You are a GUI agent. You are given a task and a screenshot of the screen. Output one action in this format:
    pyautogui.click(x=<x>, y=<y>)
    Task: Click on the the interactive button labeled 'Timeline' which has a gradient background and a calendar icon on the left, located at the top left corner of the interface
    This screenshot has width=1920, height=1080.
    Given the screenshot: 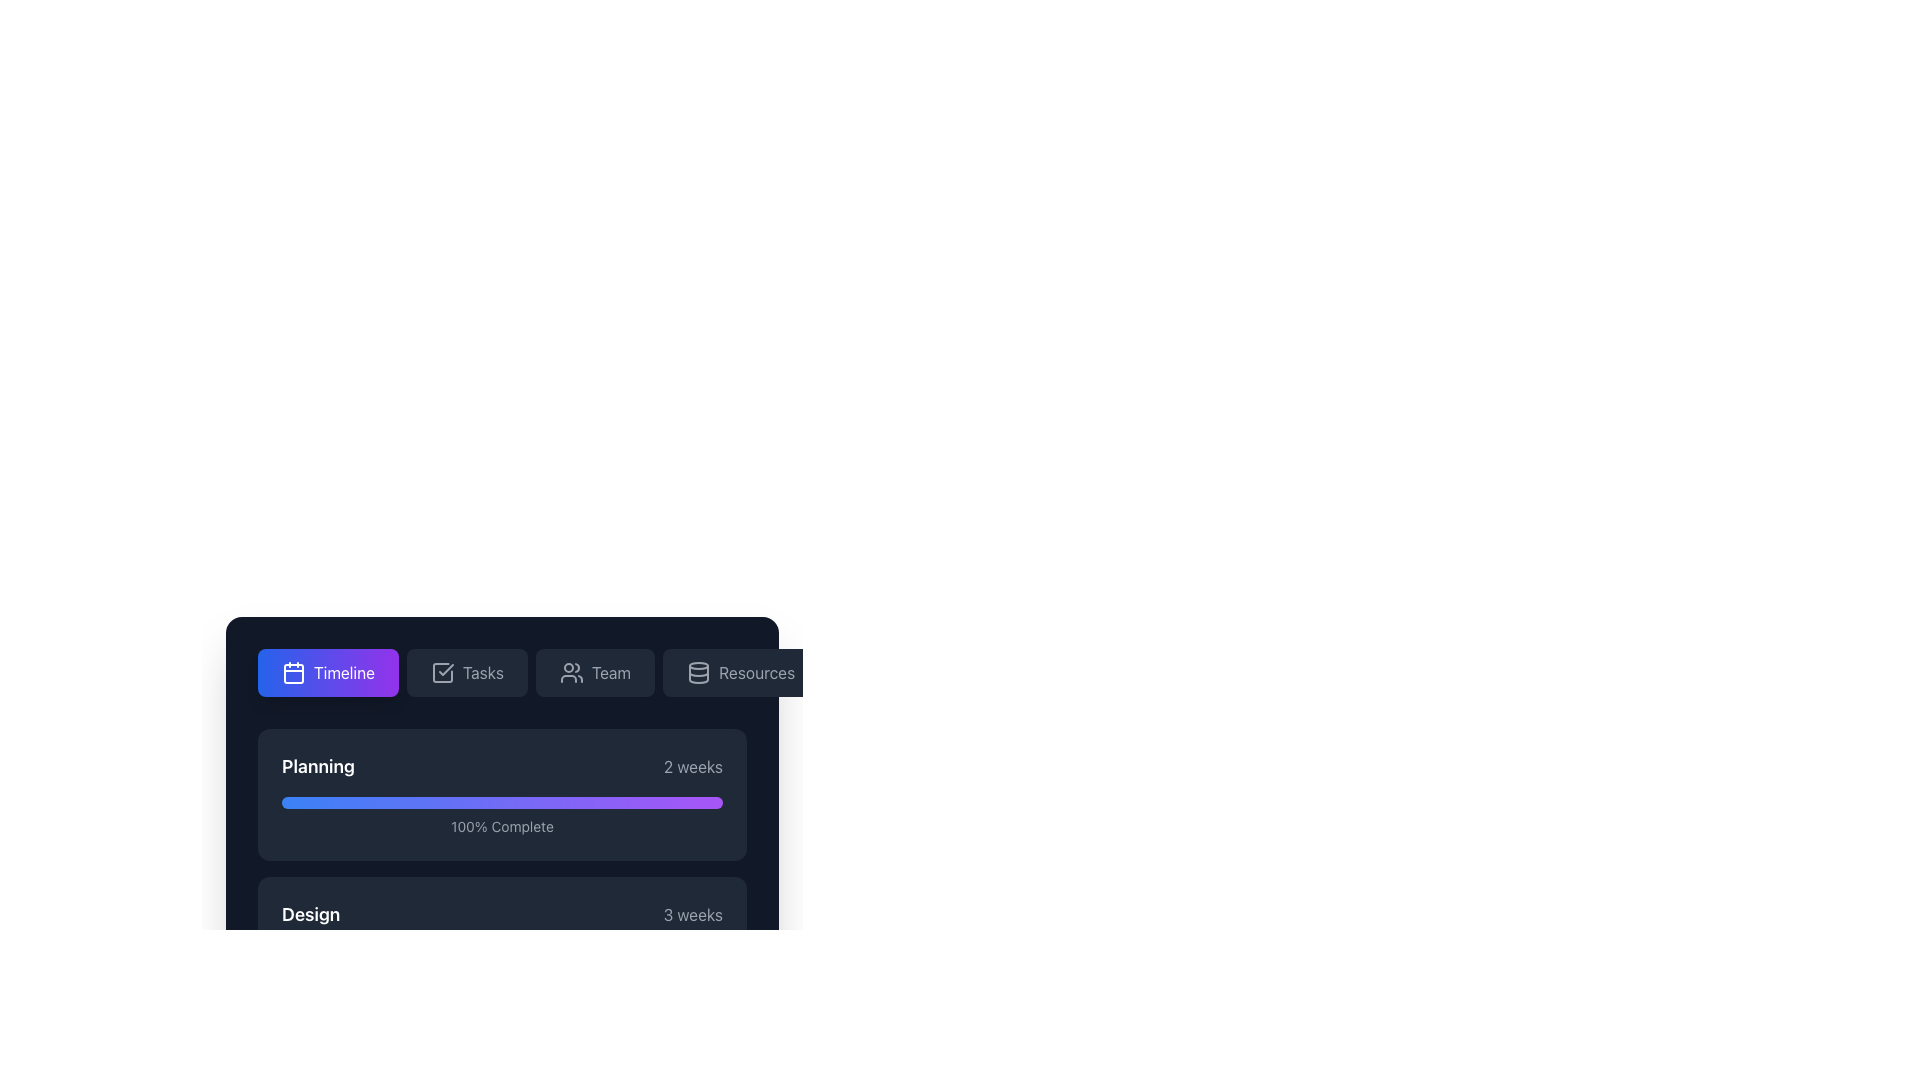 What is the action you would take?
    pyautogui.click(x=344, y=672)
    